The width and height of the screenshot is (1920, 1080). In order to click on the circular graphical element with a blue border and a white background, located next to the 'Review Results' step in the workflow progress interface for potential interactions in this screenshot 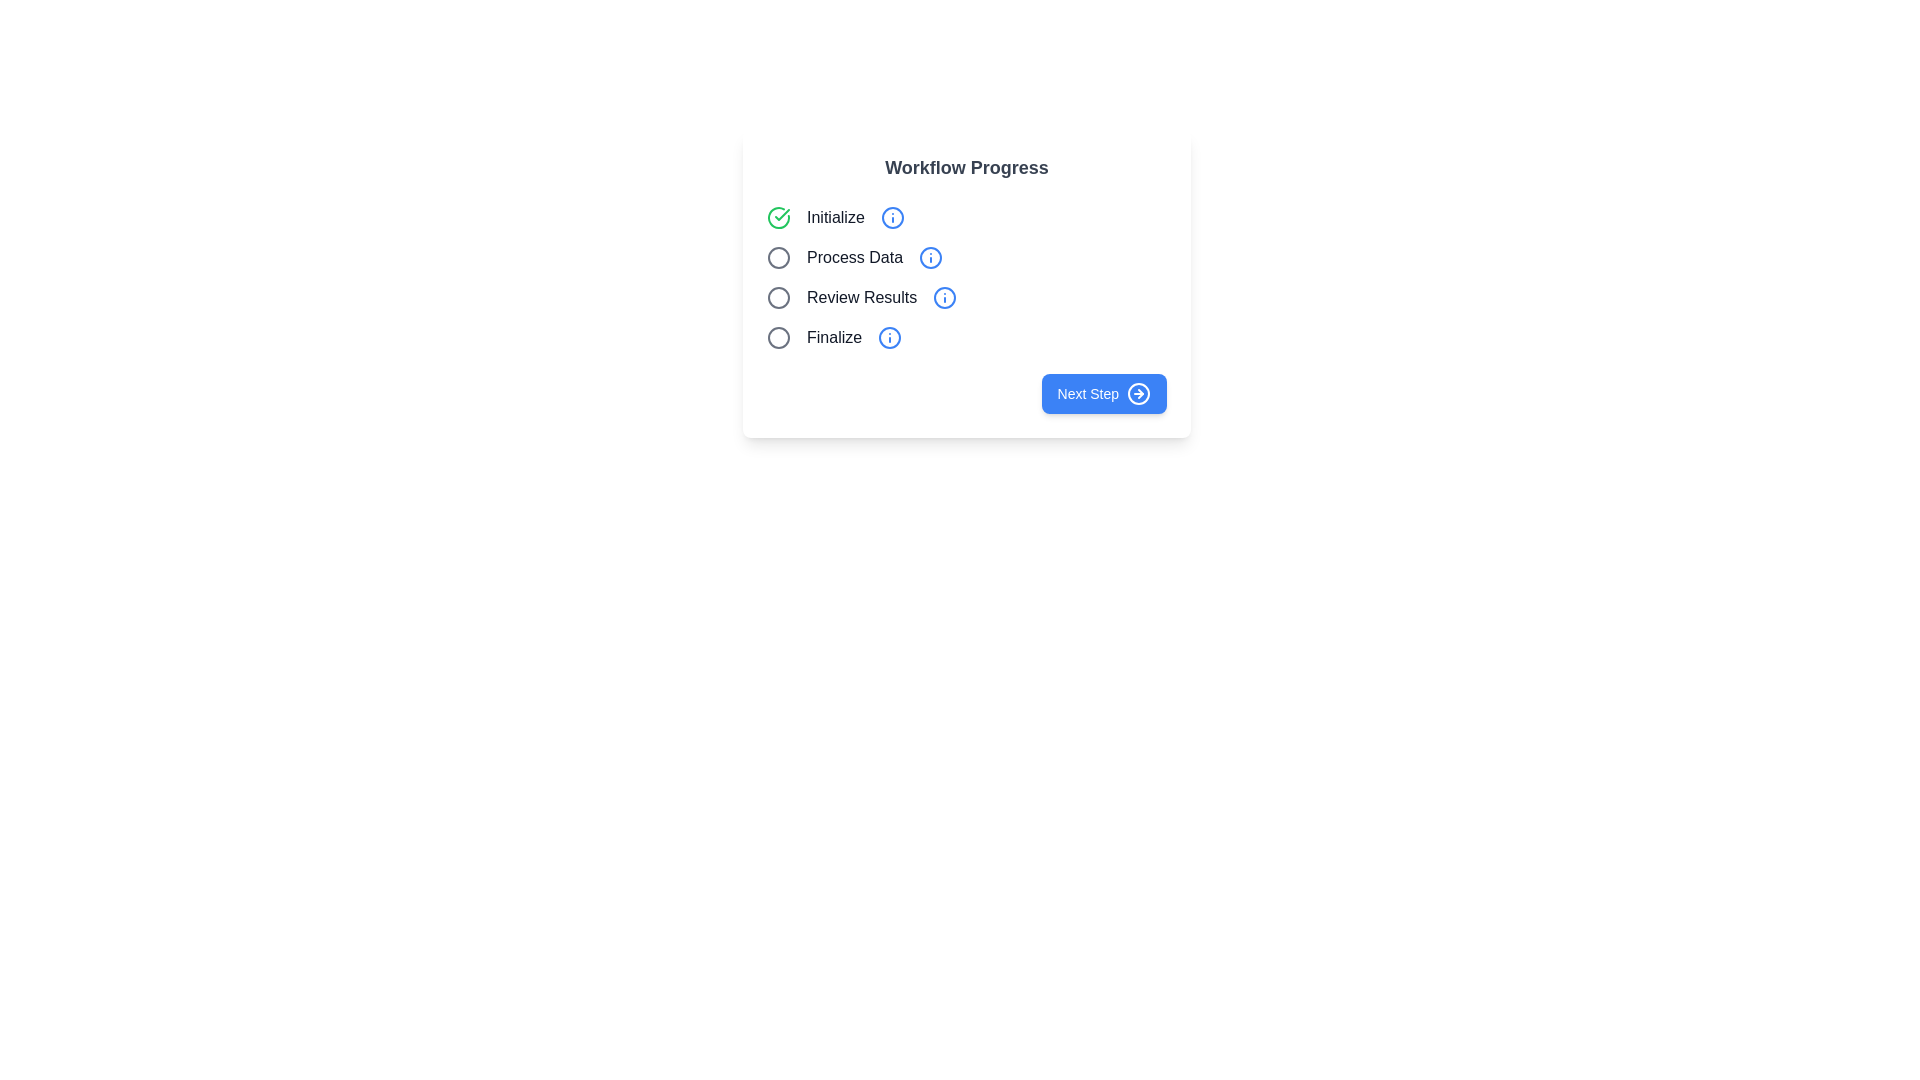, I will do `click(944, 297)`.